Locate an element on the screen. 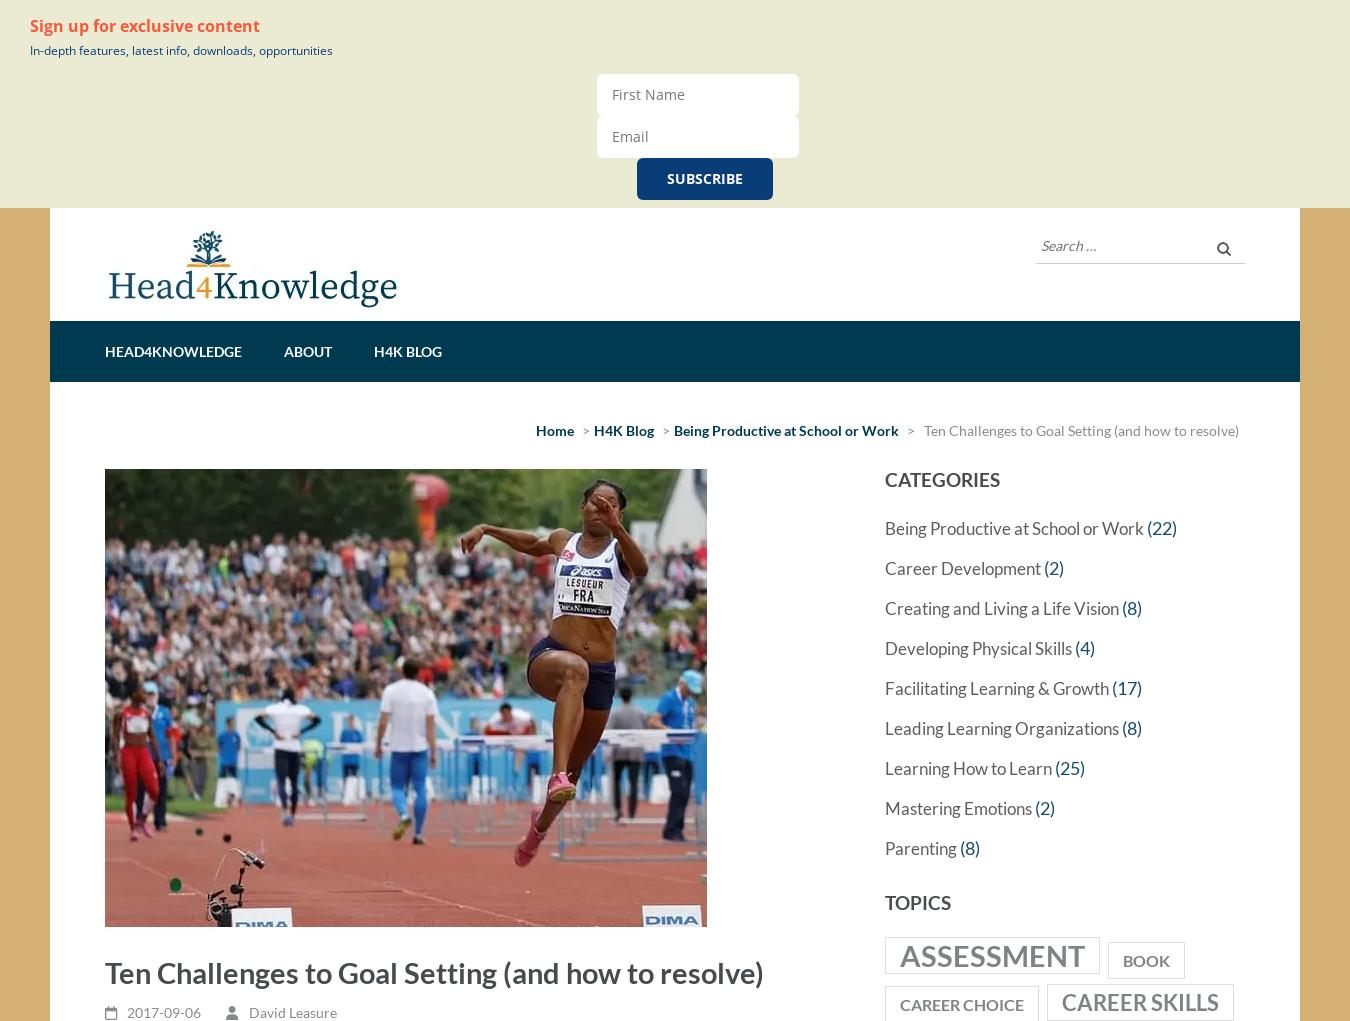 Image resolution: width=1350 pixels, height=1021 pixels. '(25)' is located at coordinates (1068, 775).